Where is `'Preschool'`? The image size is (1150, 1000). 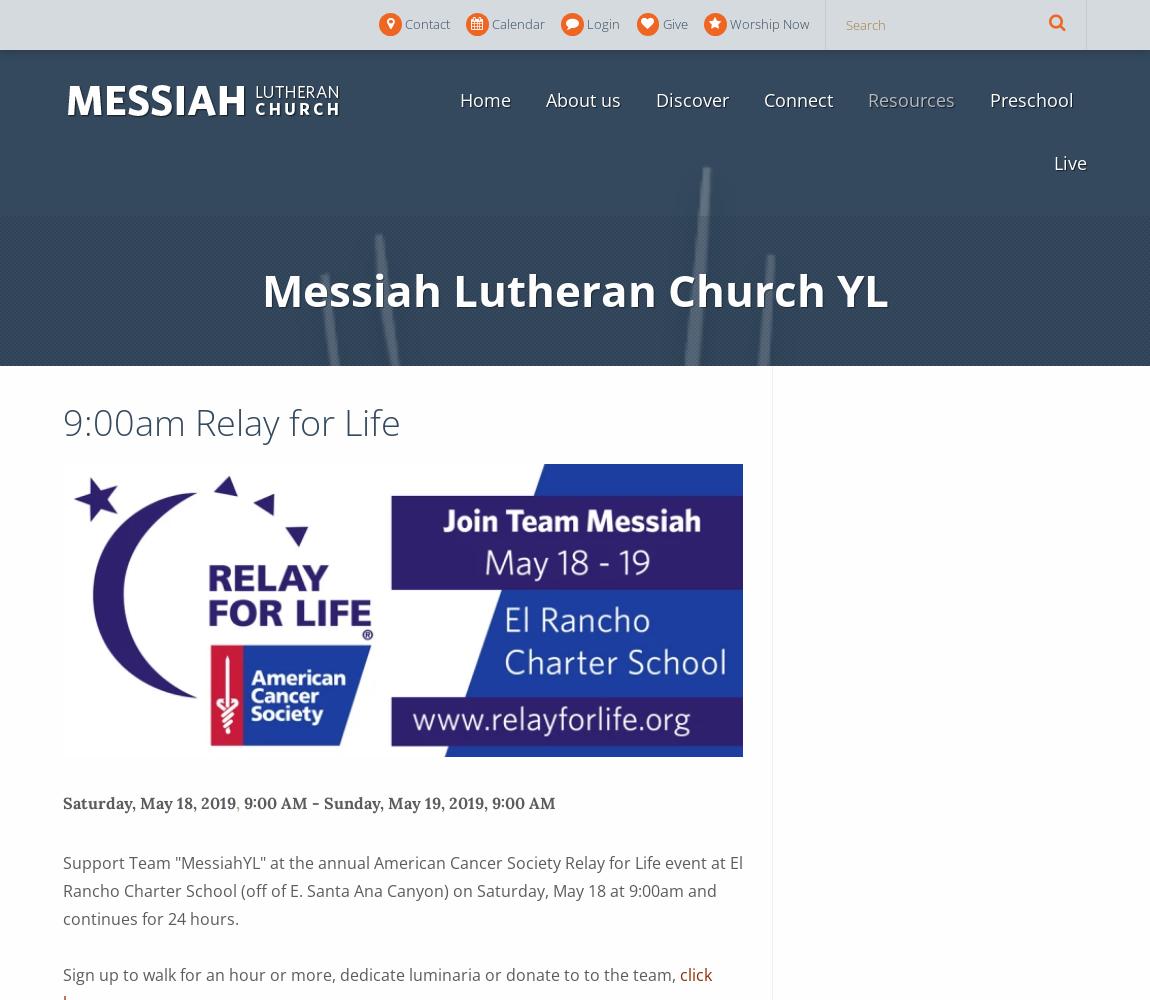
'Preschool' is located at coordinates (1030, 99).